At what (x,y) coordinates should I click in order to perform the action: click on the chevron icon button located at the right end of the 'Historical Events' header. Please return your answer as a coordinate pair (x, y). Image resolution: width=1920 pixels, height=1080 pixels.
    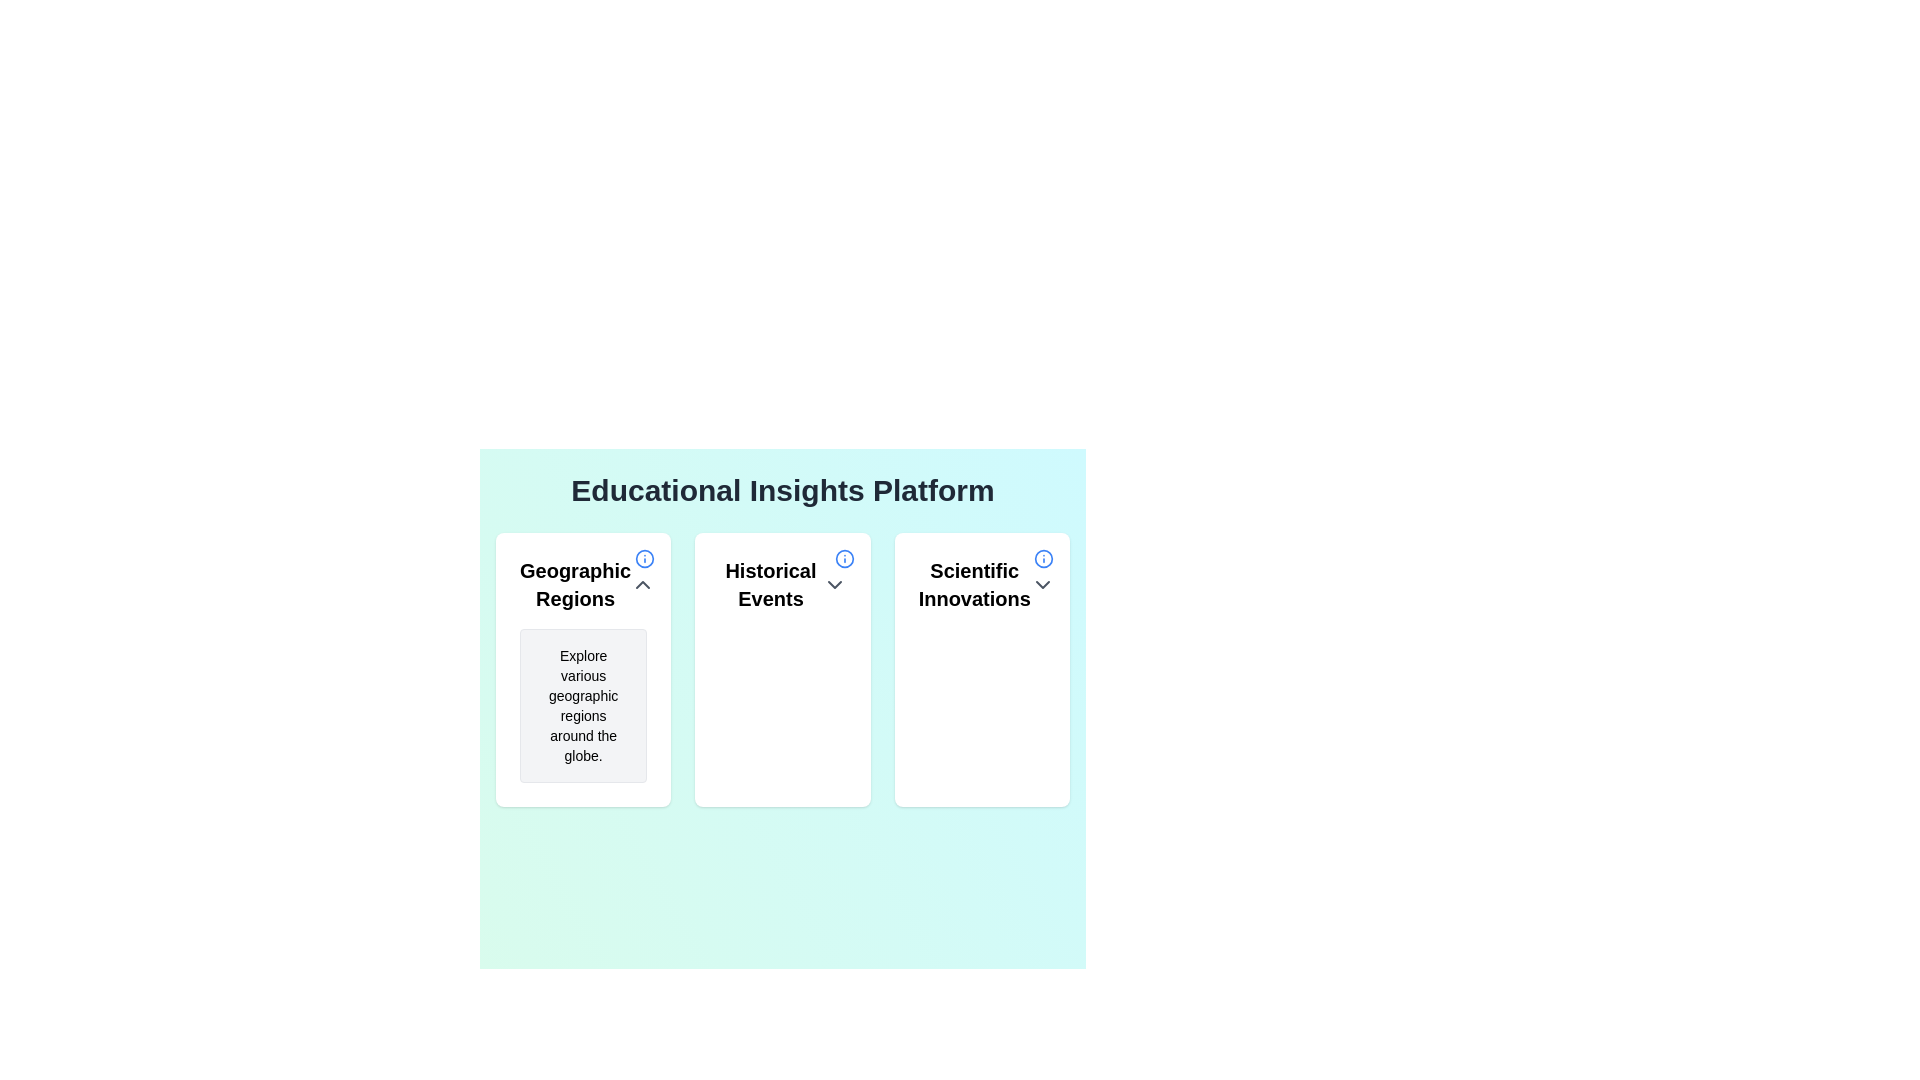
    Looking at the image, I should click on (834, 585).